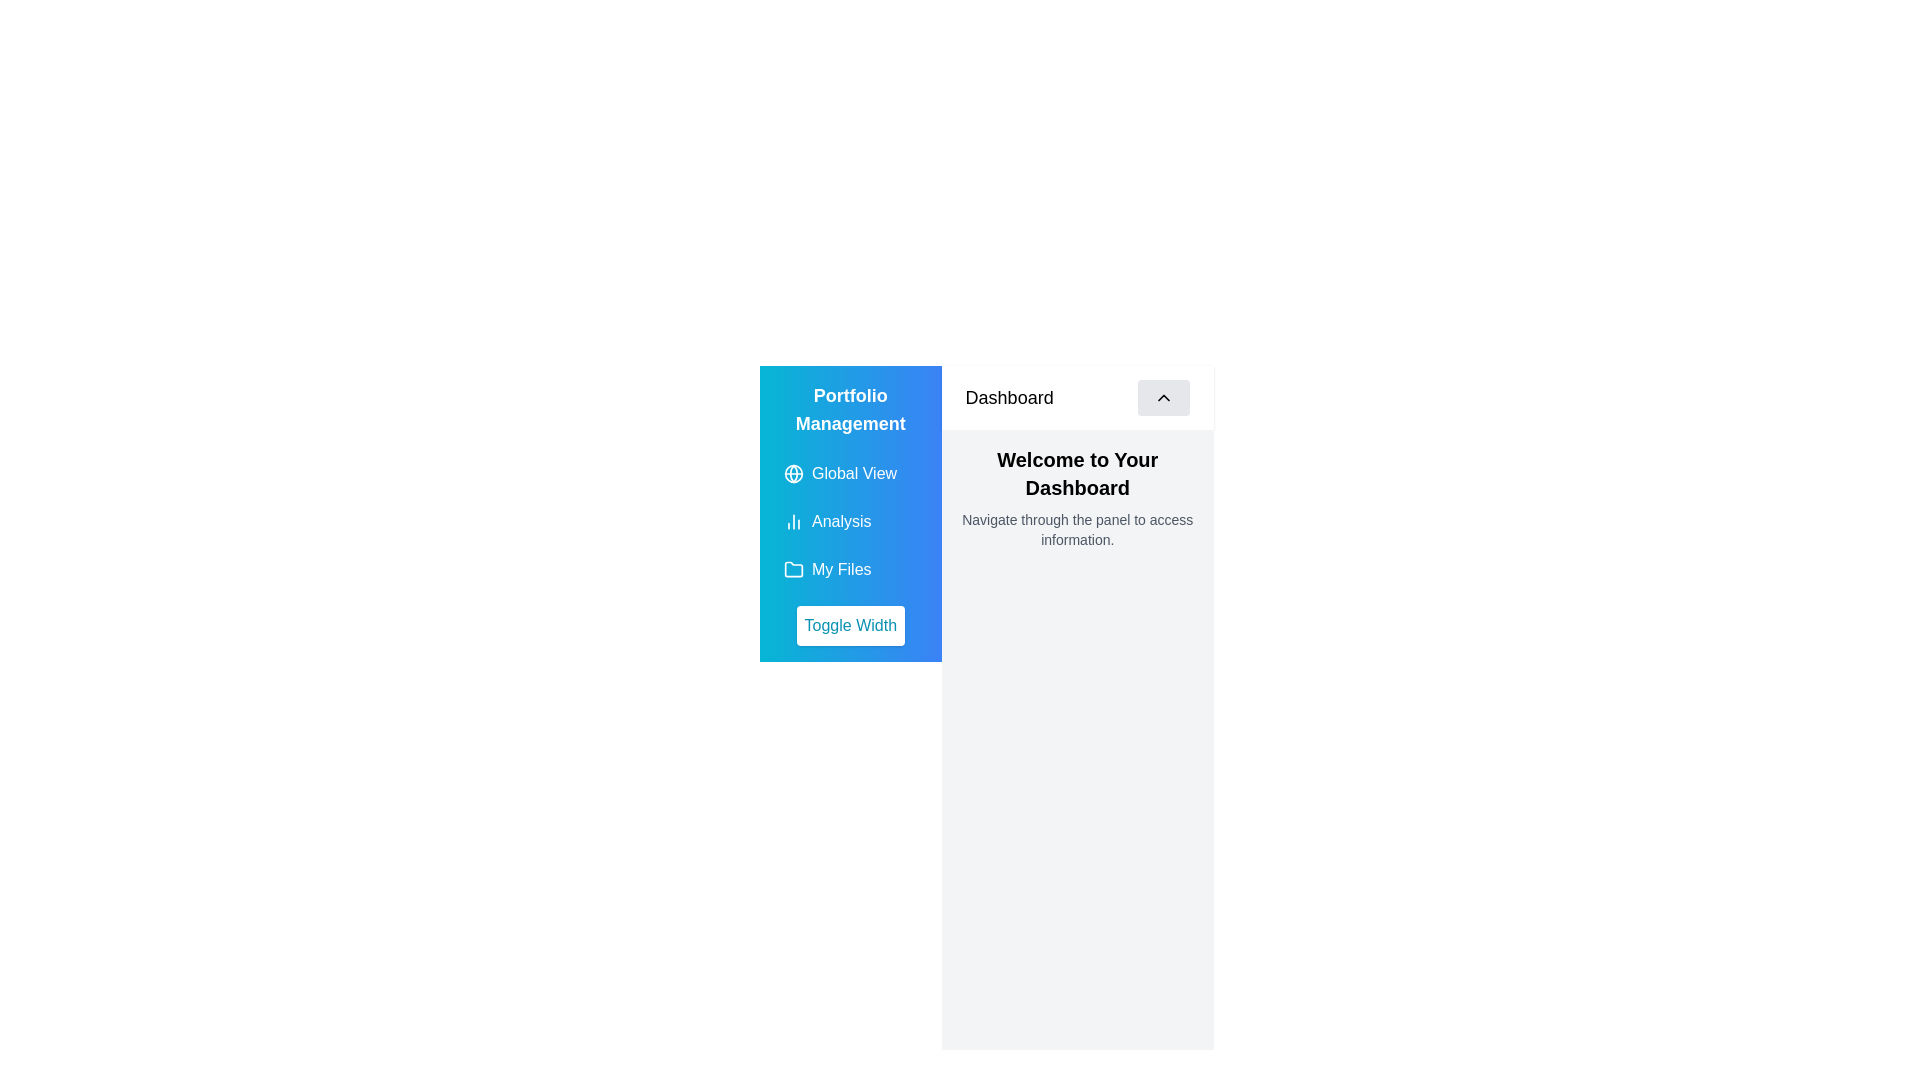 This screenshot has height=1080, width=1920. What do you see at coordinates (1163, 397) in the screenshot?
I see `the collapse/expand button located on the right side of the header bar, next to the 'Dashboard' title` at bounding box center [1163, 397].